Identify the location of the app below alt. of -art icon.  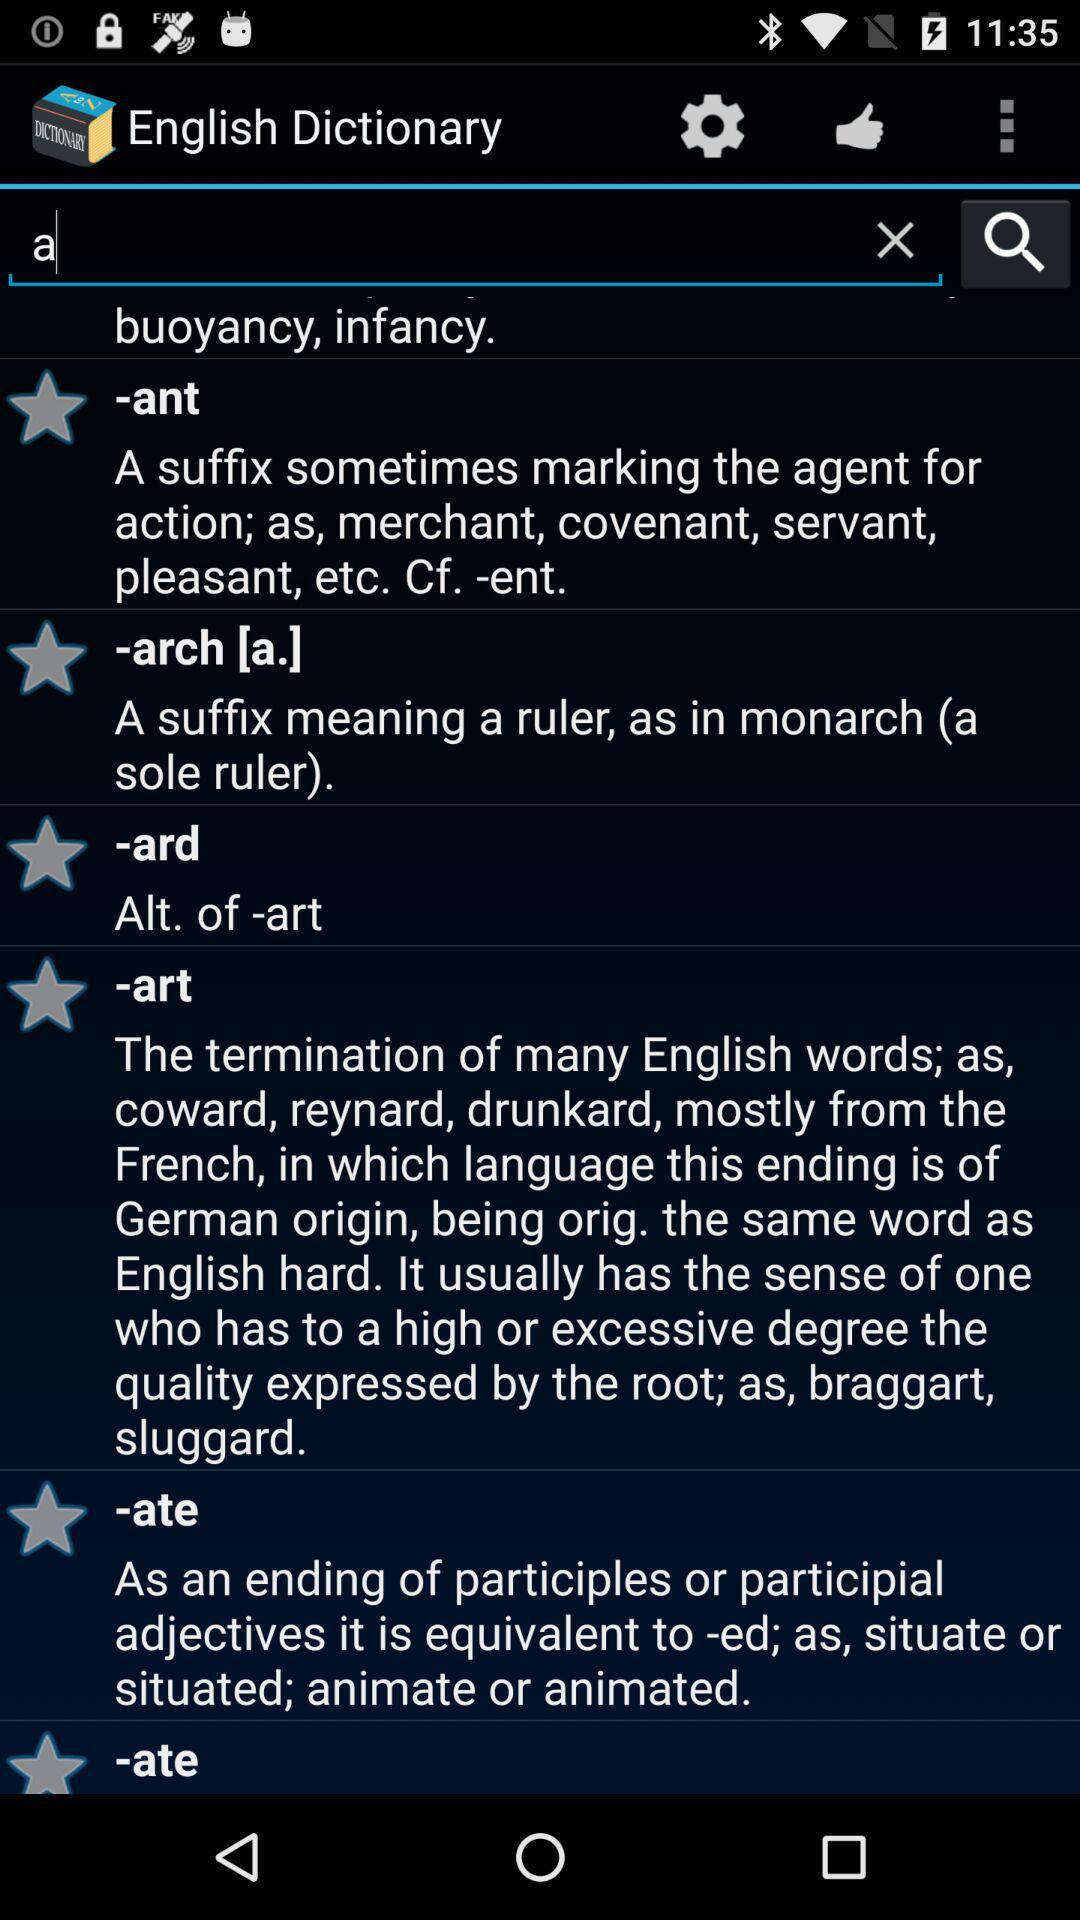
(53, 993).